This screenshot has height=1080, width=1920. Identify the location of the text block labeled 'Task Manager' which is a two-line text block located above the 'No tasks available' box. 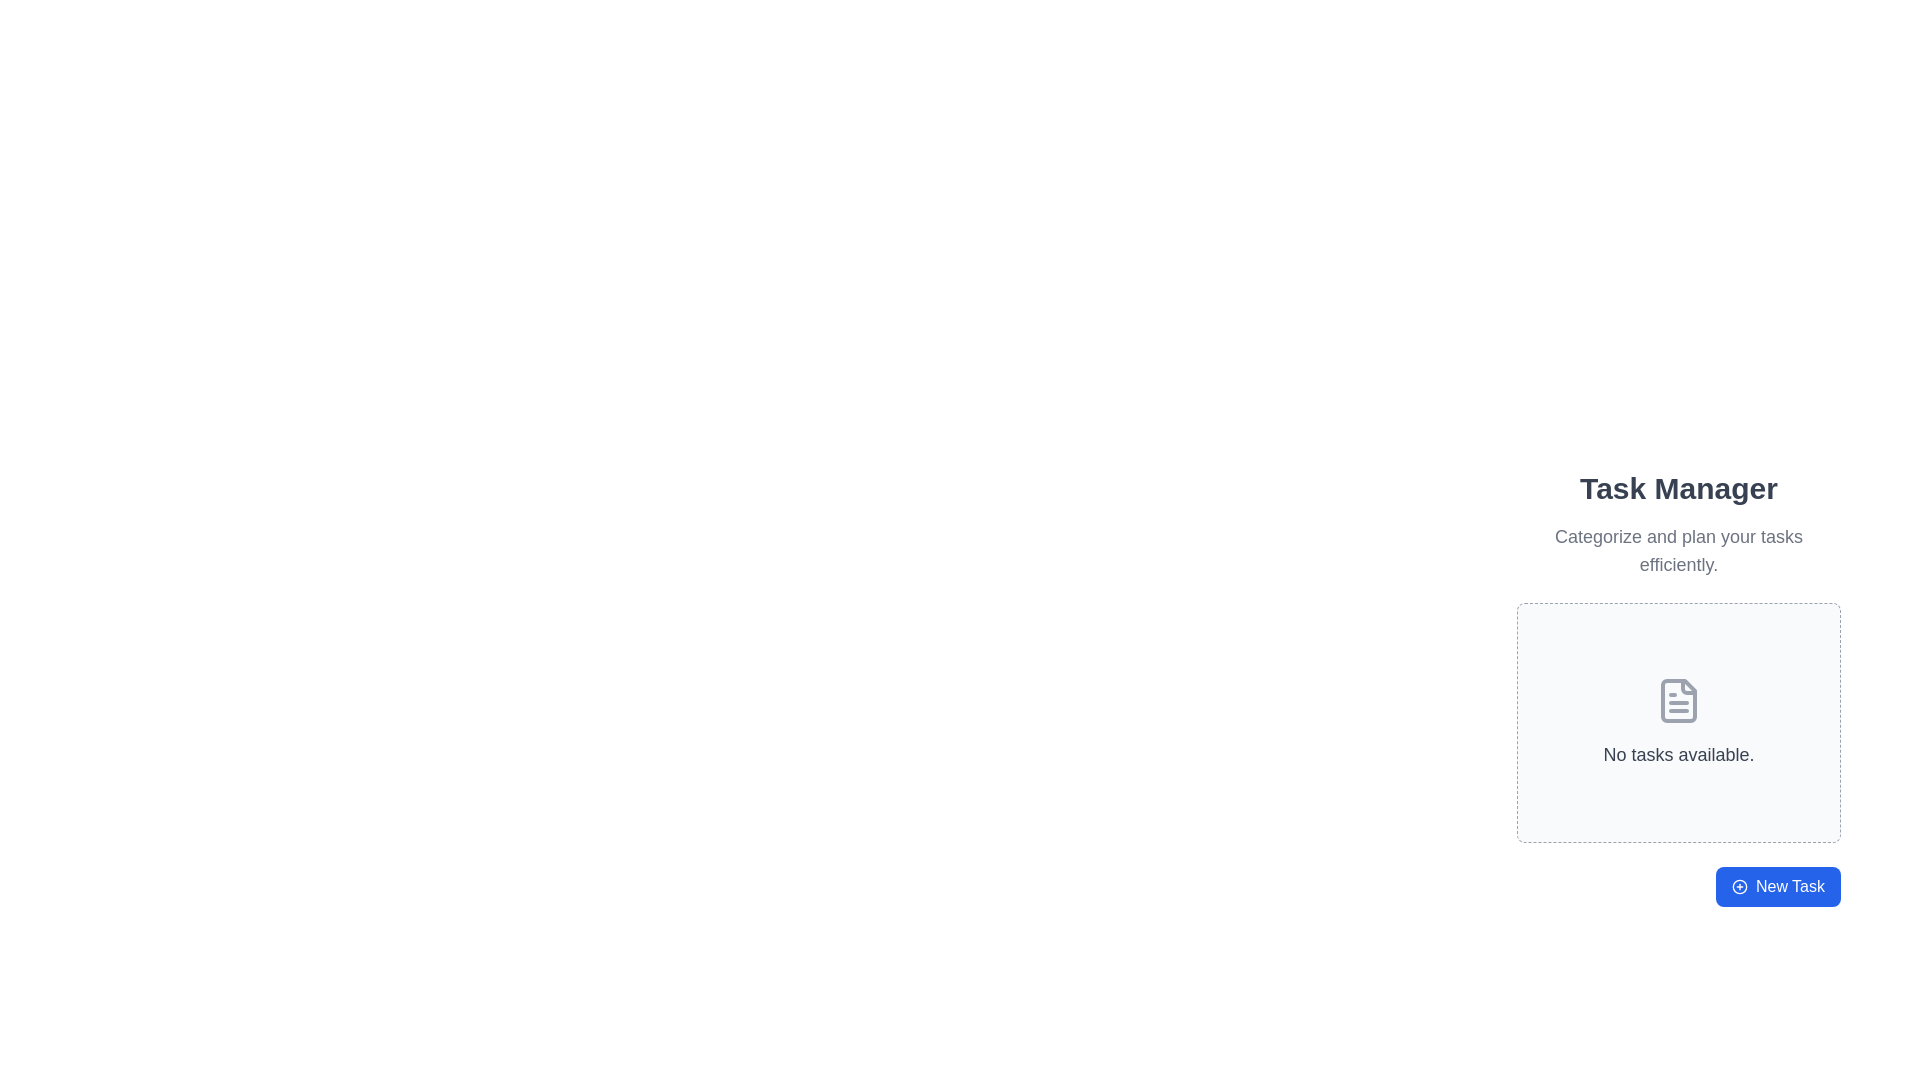
(1679, 523).